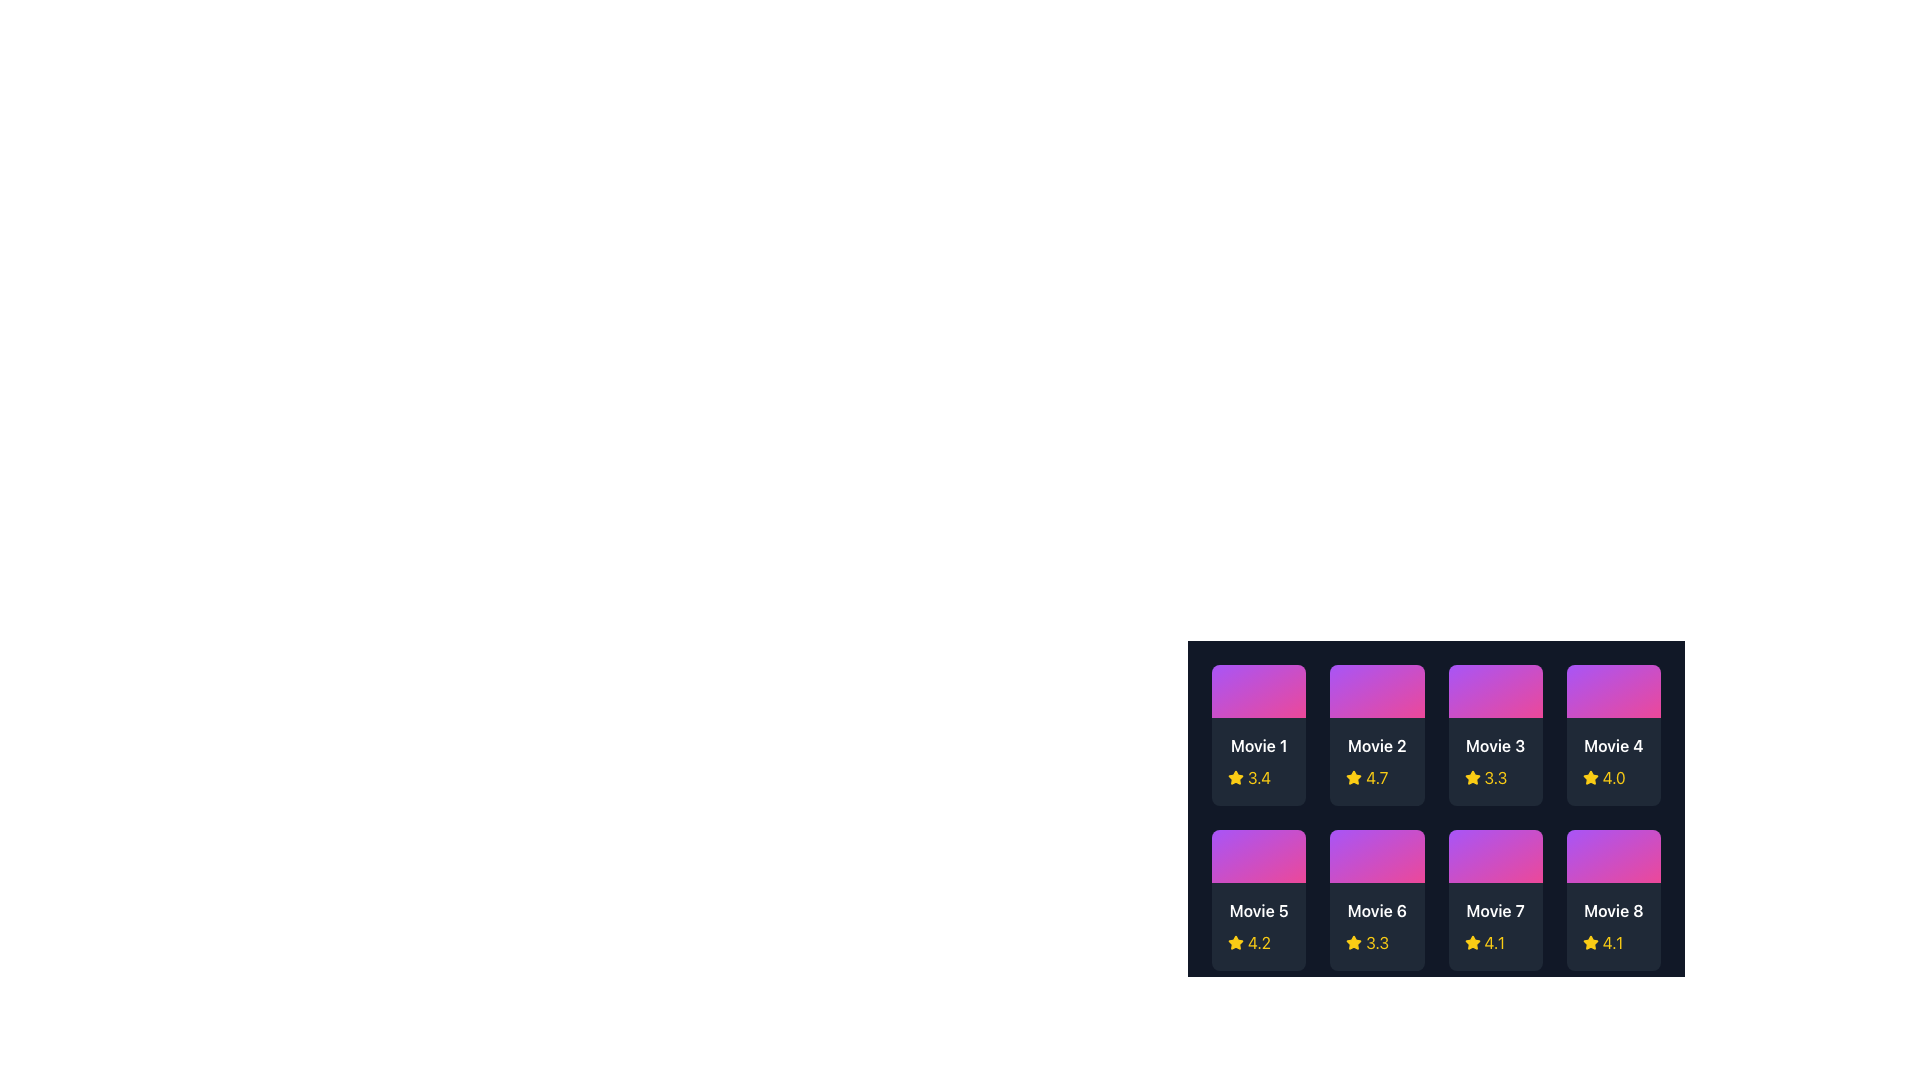 This screenshot has width=1920, height=1080. Describe the element at coordinates (1354, 776) in the screenshot. I see `the star-shaped yellow icon located next to the numeric rating value of 4.7, which is part of the rating system for 'Movie 2' in the grid layout` at that location.